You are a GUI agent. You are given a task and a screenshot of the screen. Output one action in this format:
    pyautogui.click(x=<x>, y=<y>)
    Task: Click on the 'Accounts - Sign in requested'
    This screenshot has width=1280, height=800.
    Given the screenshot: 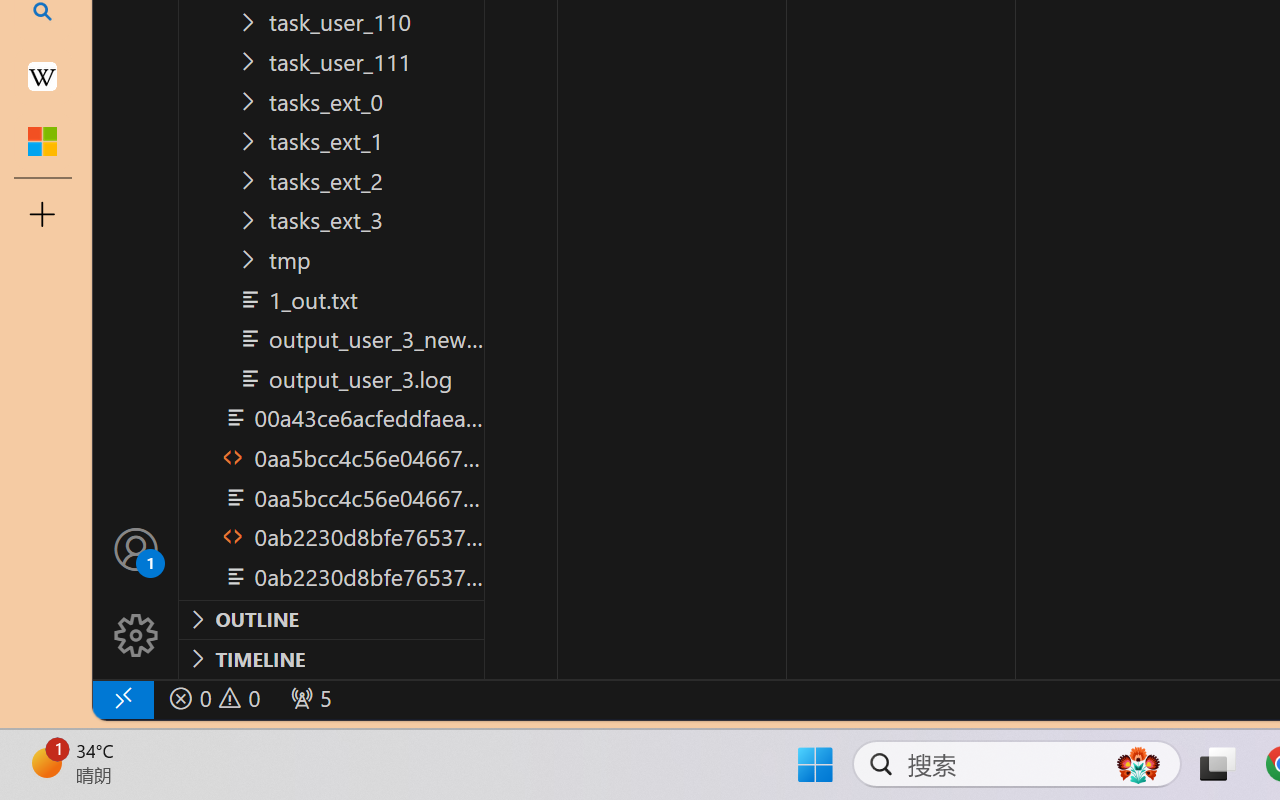 What is the action you would take?
    pyautogui.click(x=134, y=548)
    